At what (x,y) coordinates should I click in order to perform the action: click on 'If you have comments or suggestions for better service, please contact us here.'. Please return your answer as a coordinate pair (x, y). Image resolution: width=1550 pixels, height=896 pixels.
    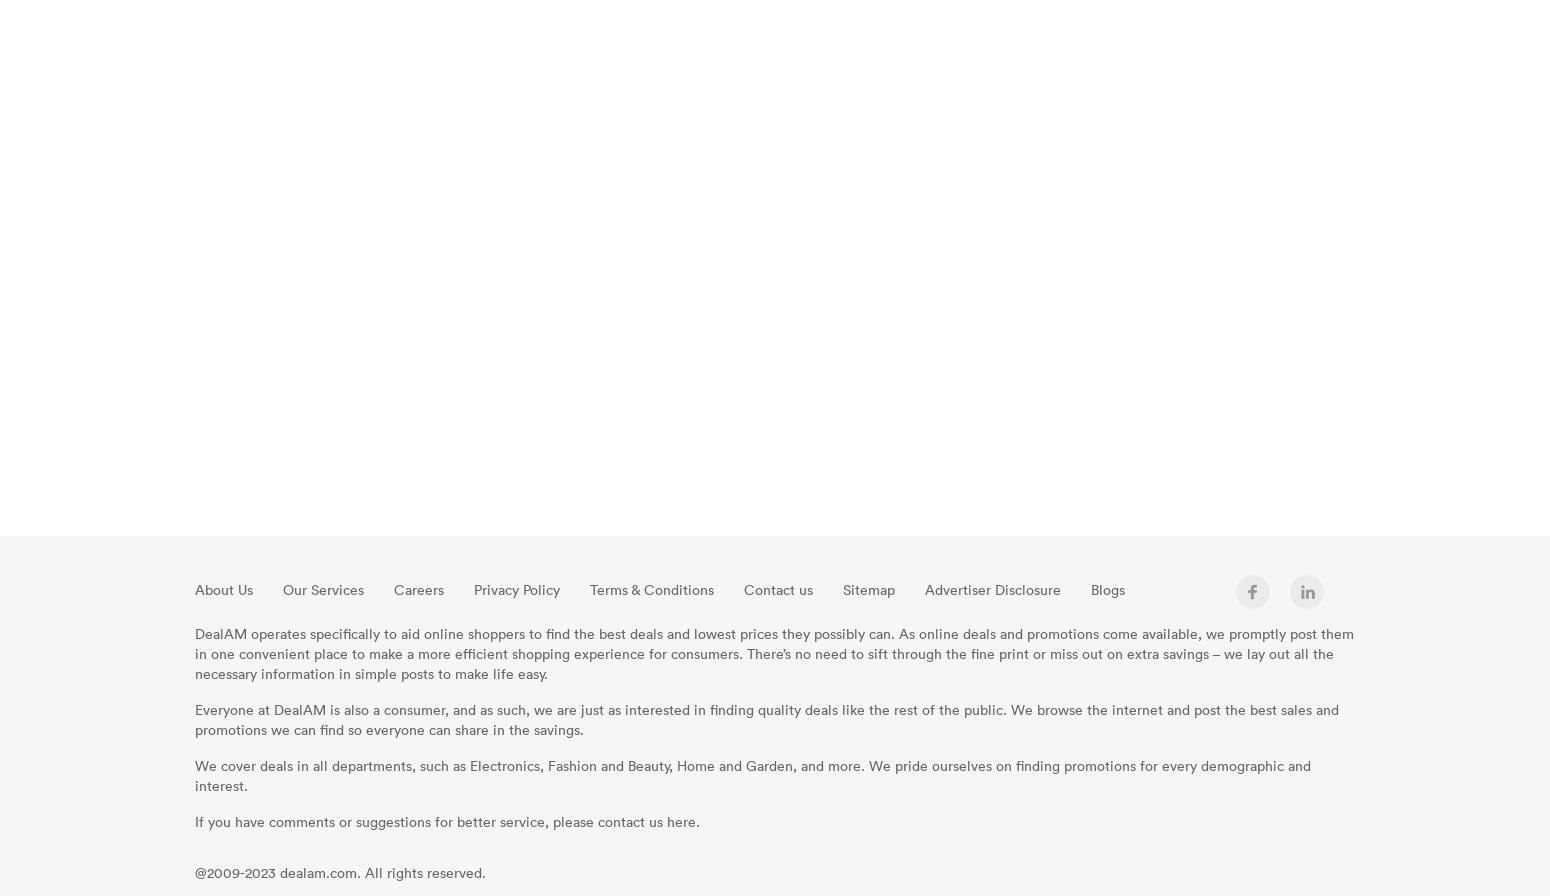
    Looking at the image, I should click on (447, 821).